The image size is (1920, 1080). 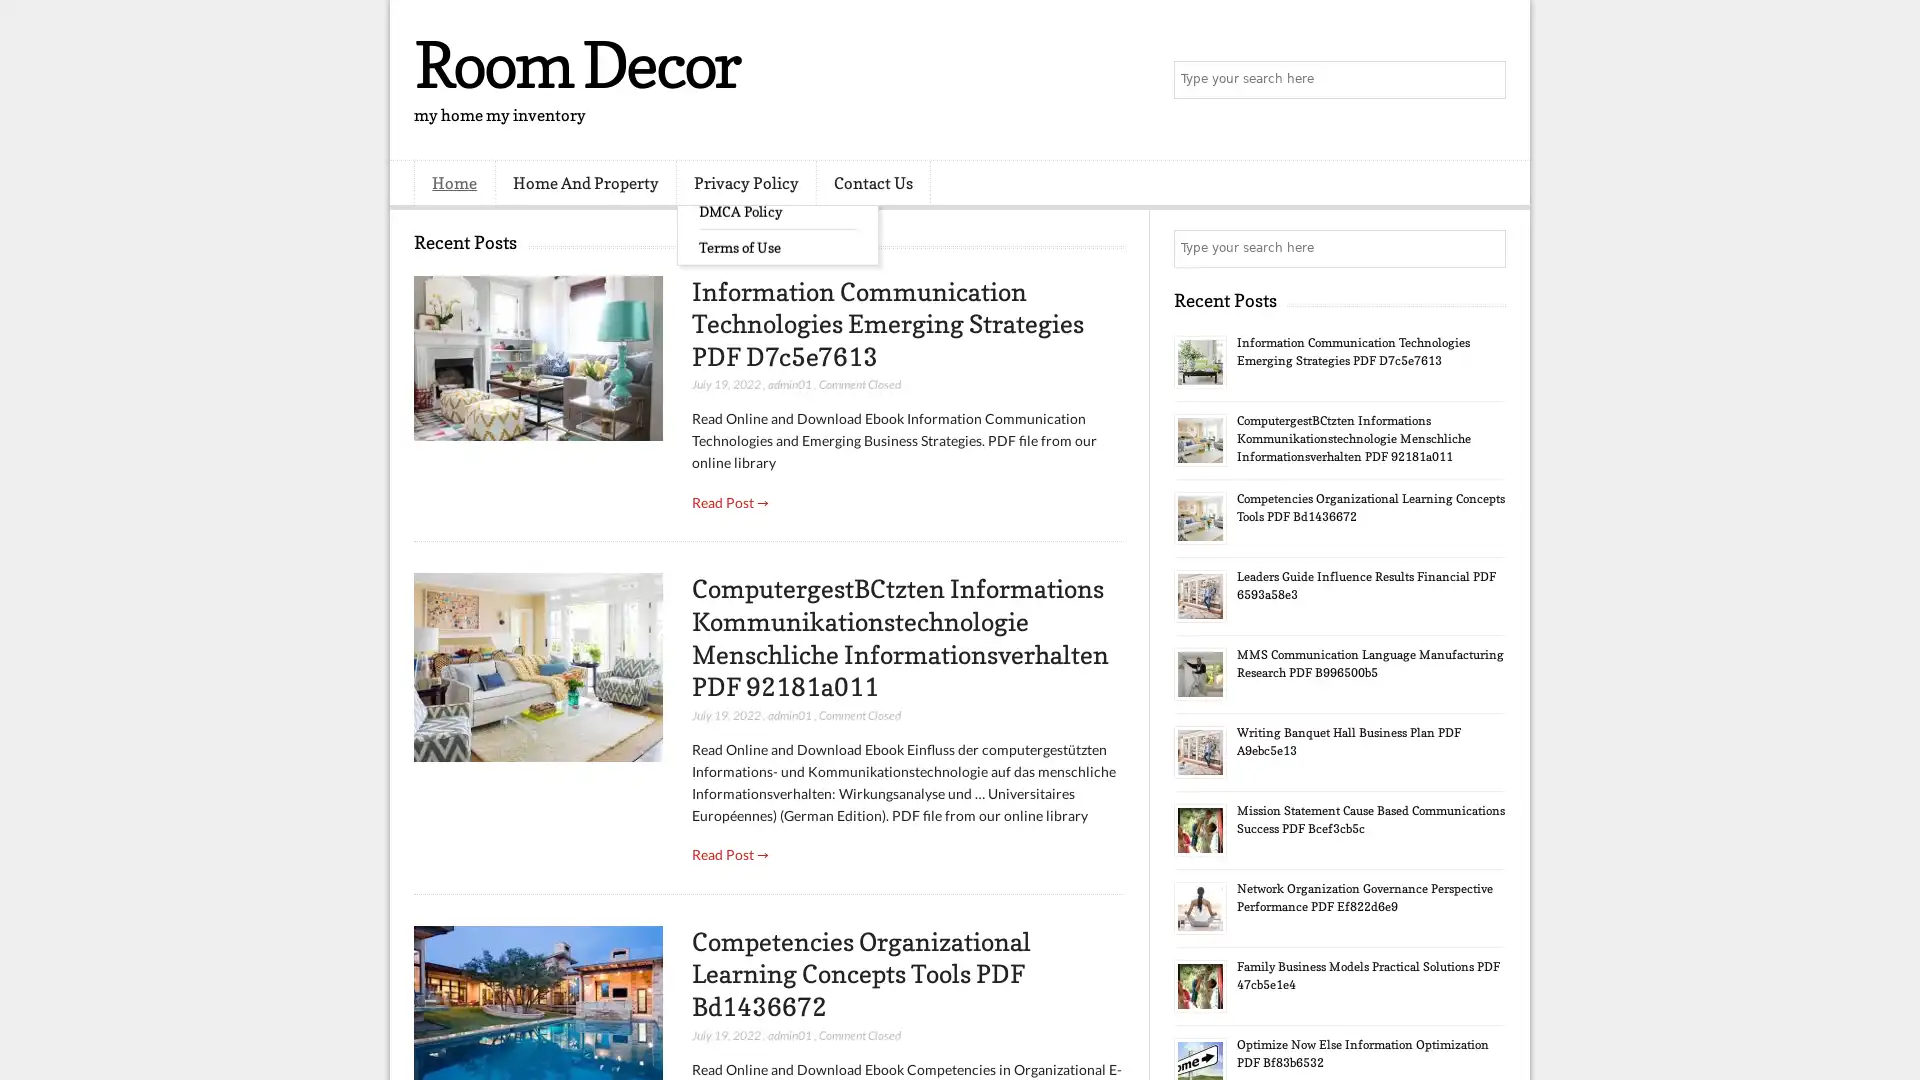 What do you see at coordinates (1485, 248) in the screenshot?
I see `Search` at bounding box center [1485, 248].